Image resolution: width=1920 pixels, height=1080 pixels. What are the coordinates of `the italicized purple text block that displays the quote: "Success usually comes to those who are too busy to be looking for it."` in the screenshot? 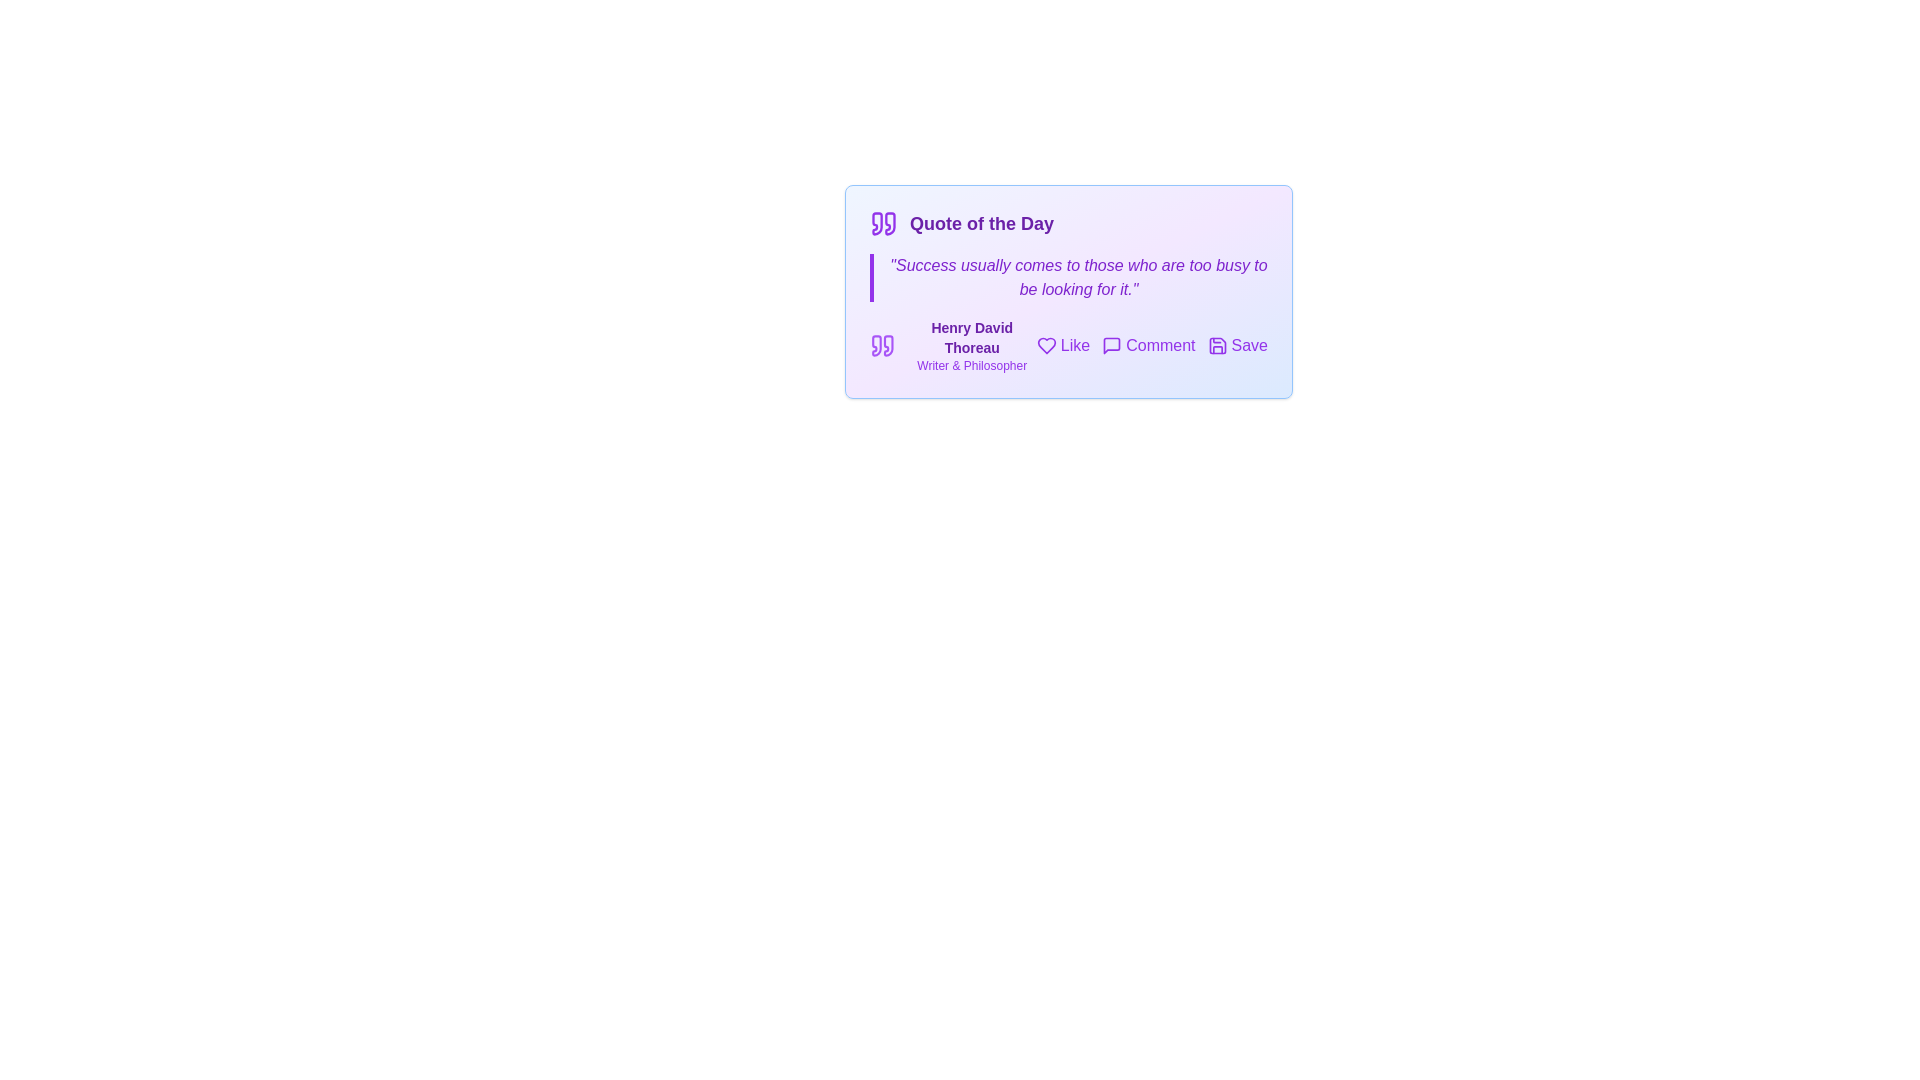 It's located at (1068, 277).